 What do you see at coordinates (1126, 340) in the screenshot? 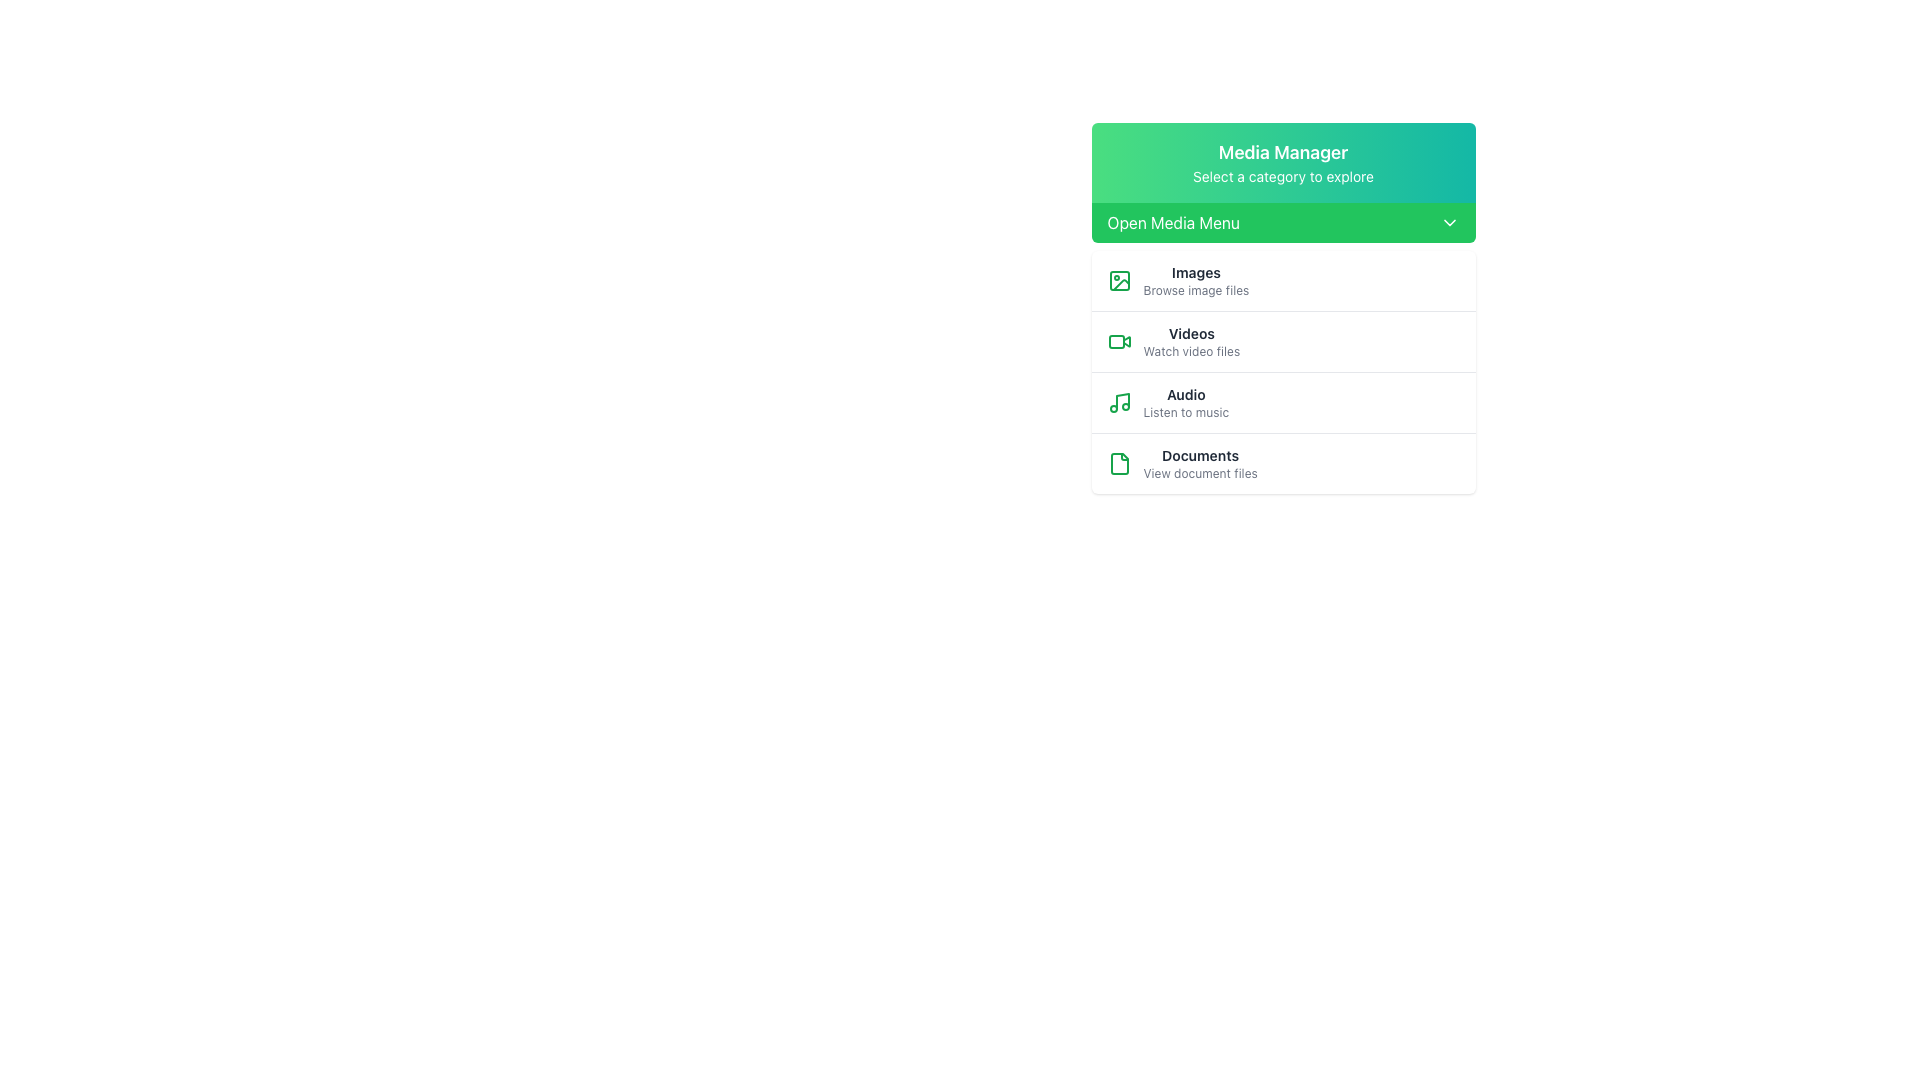
I see `the triangular play icon within the 'Videos' button in the media management interface` at bounding box center [1126, 340].